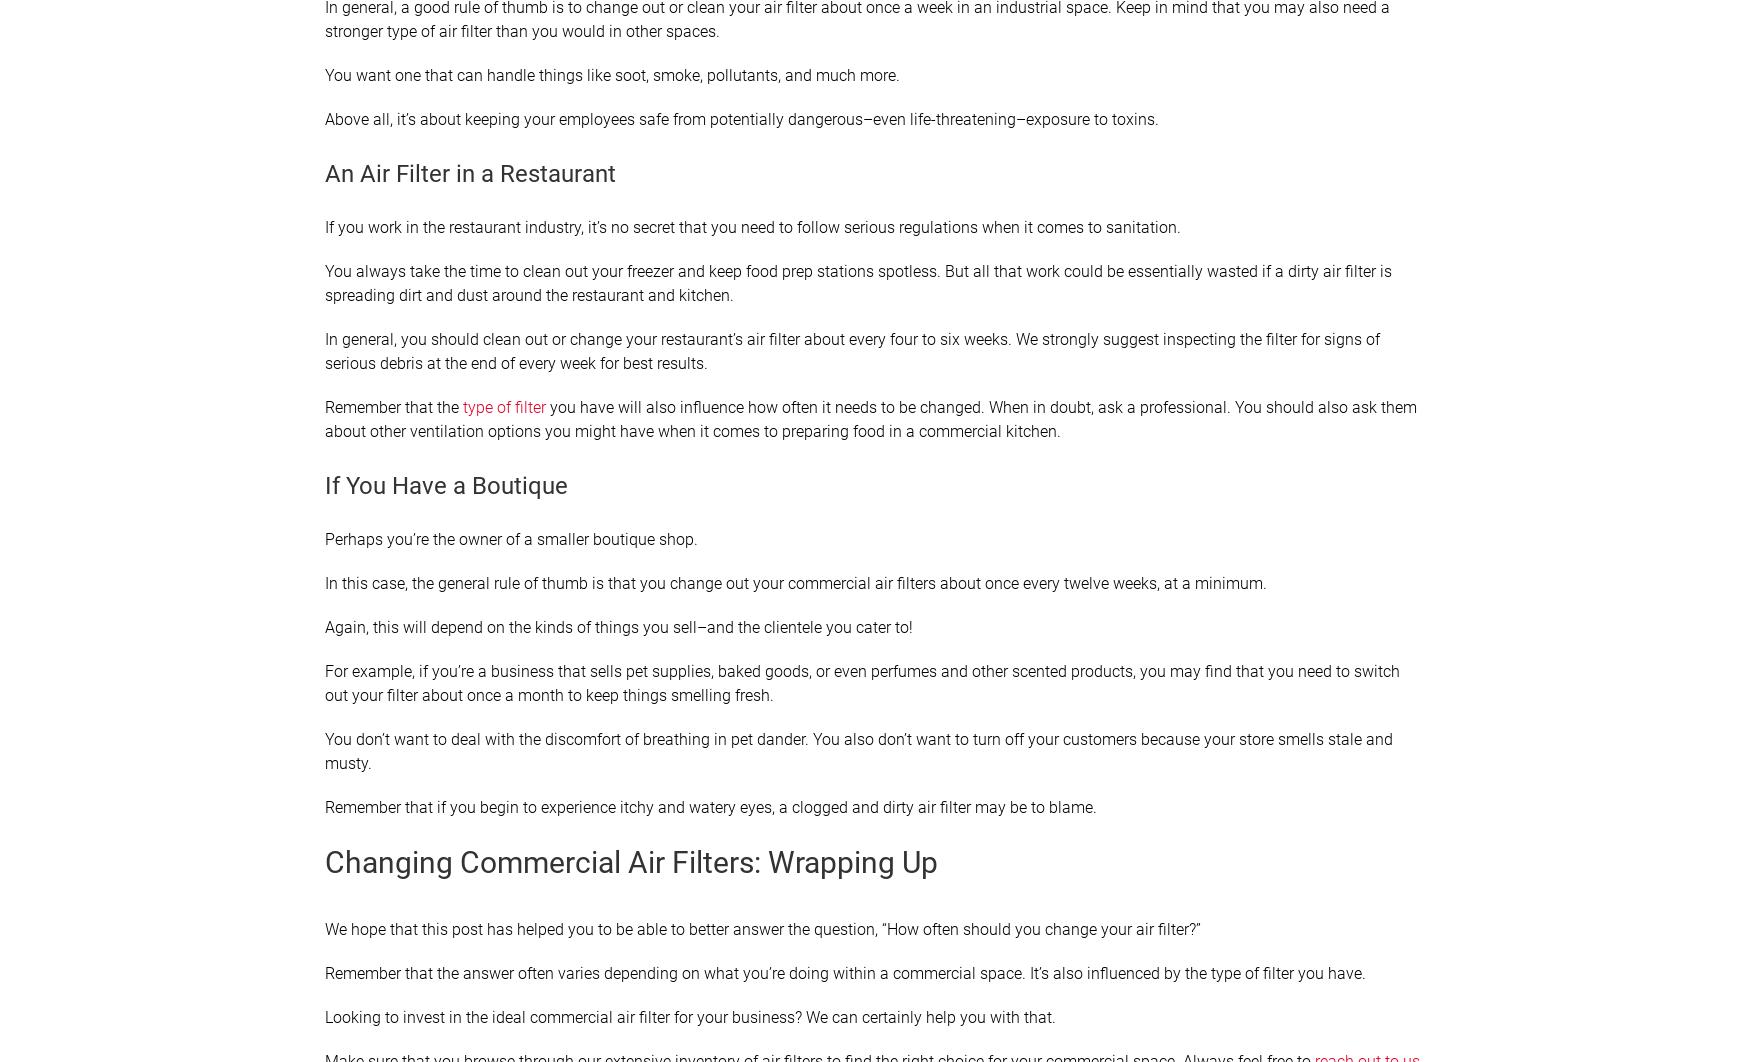  What do you see at coordinates (859, 751) in the screenshot?
I see `'You don’t want to deal with the discomfort of breathing in pet dander. You also don’t want to turn off your customers because your store smells stale and musty.'` at bounding box center [859, 751].